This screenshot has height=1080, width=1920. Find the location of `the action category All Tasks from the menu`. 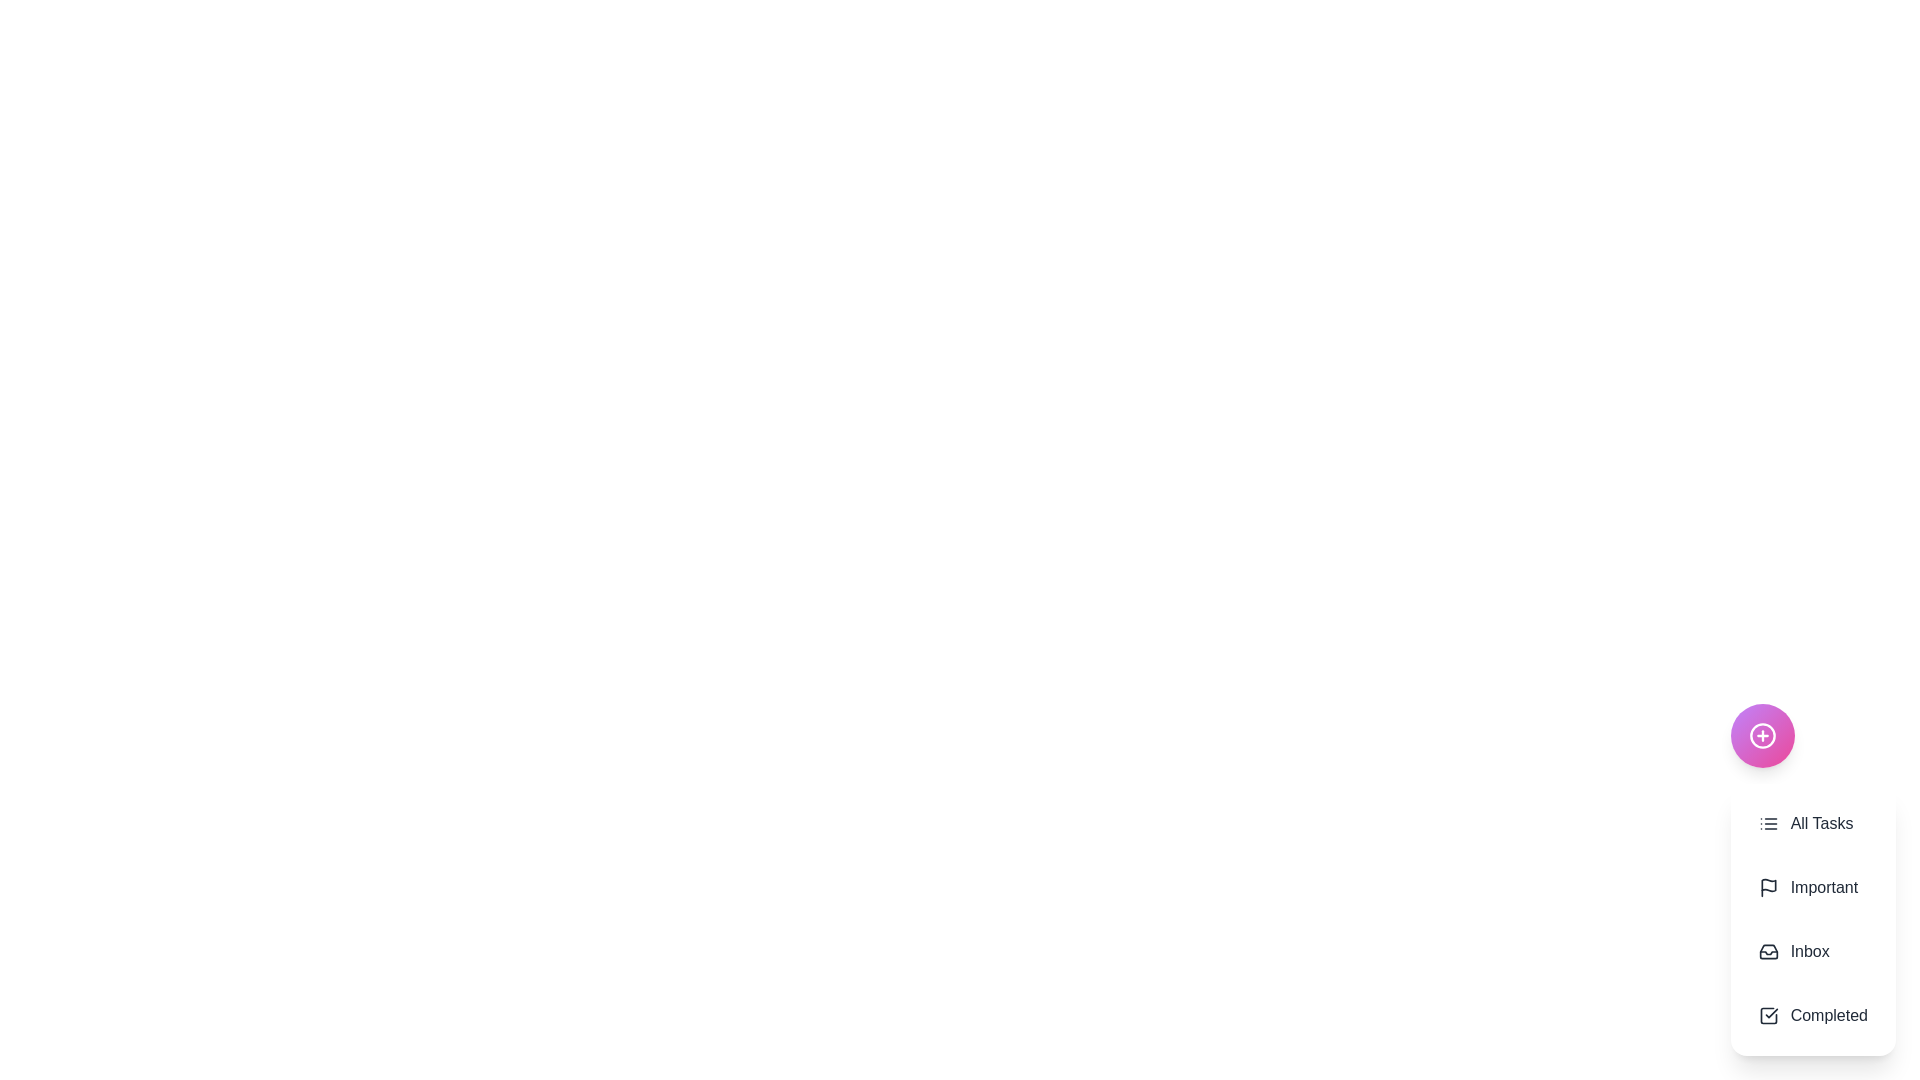

the action category All Tasks from the menu is located at coordinates (1813, 824).